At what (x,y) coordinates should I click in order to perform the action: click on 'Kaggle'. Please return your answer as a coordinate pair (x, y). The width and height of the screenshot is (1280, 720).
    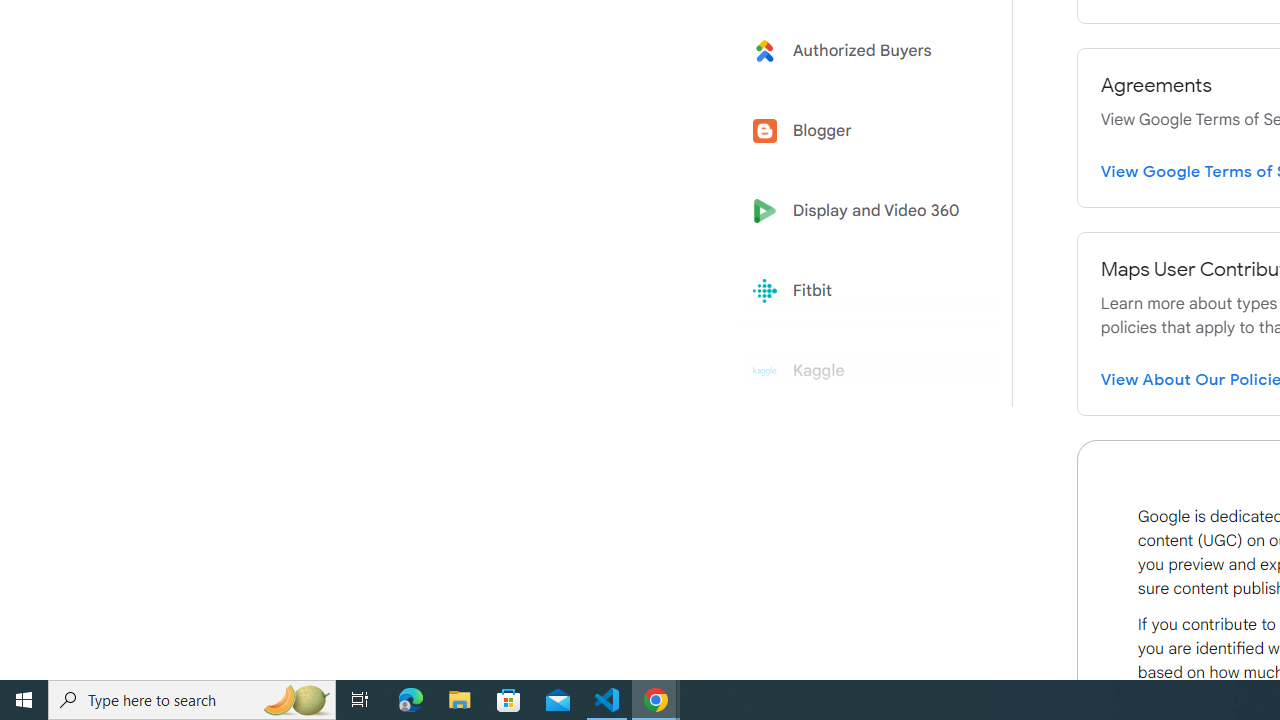
    Looking at the image, I should click on (862, 371).